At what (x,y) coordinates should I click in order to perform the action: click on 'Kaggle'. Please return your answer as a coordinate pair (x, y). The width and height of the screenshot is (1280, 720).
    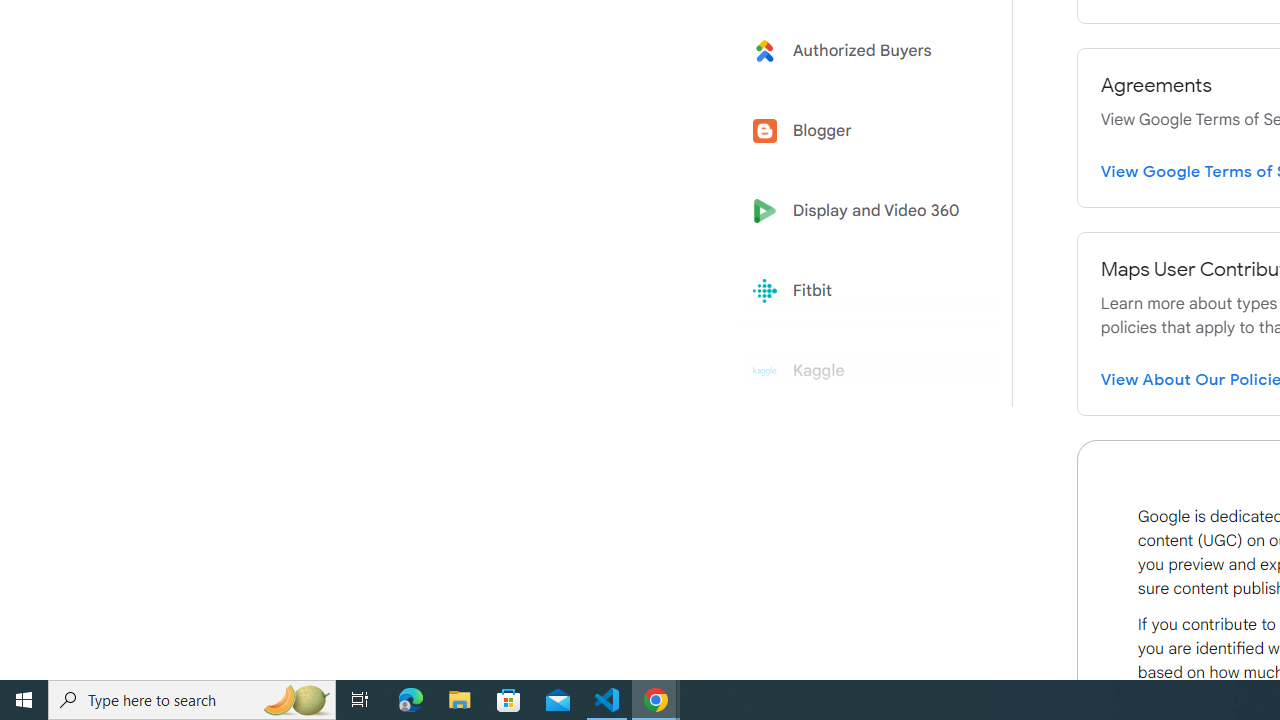
    Looking at the image, I should click on (862, 371).